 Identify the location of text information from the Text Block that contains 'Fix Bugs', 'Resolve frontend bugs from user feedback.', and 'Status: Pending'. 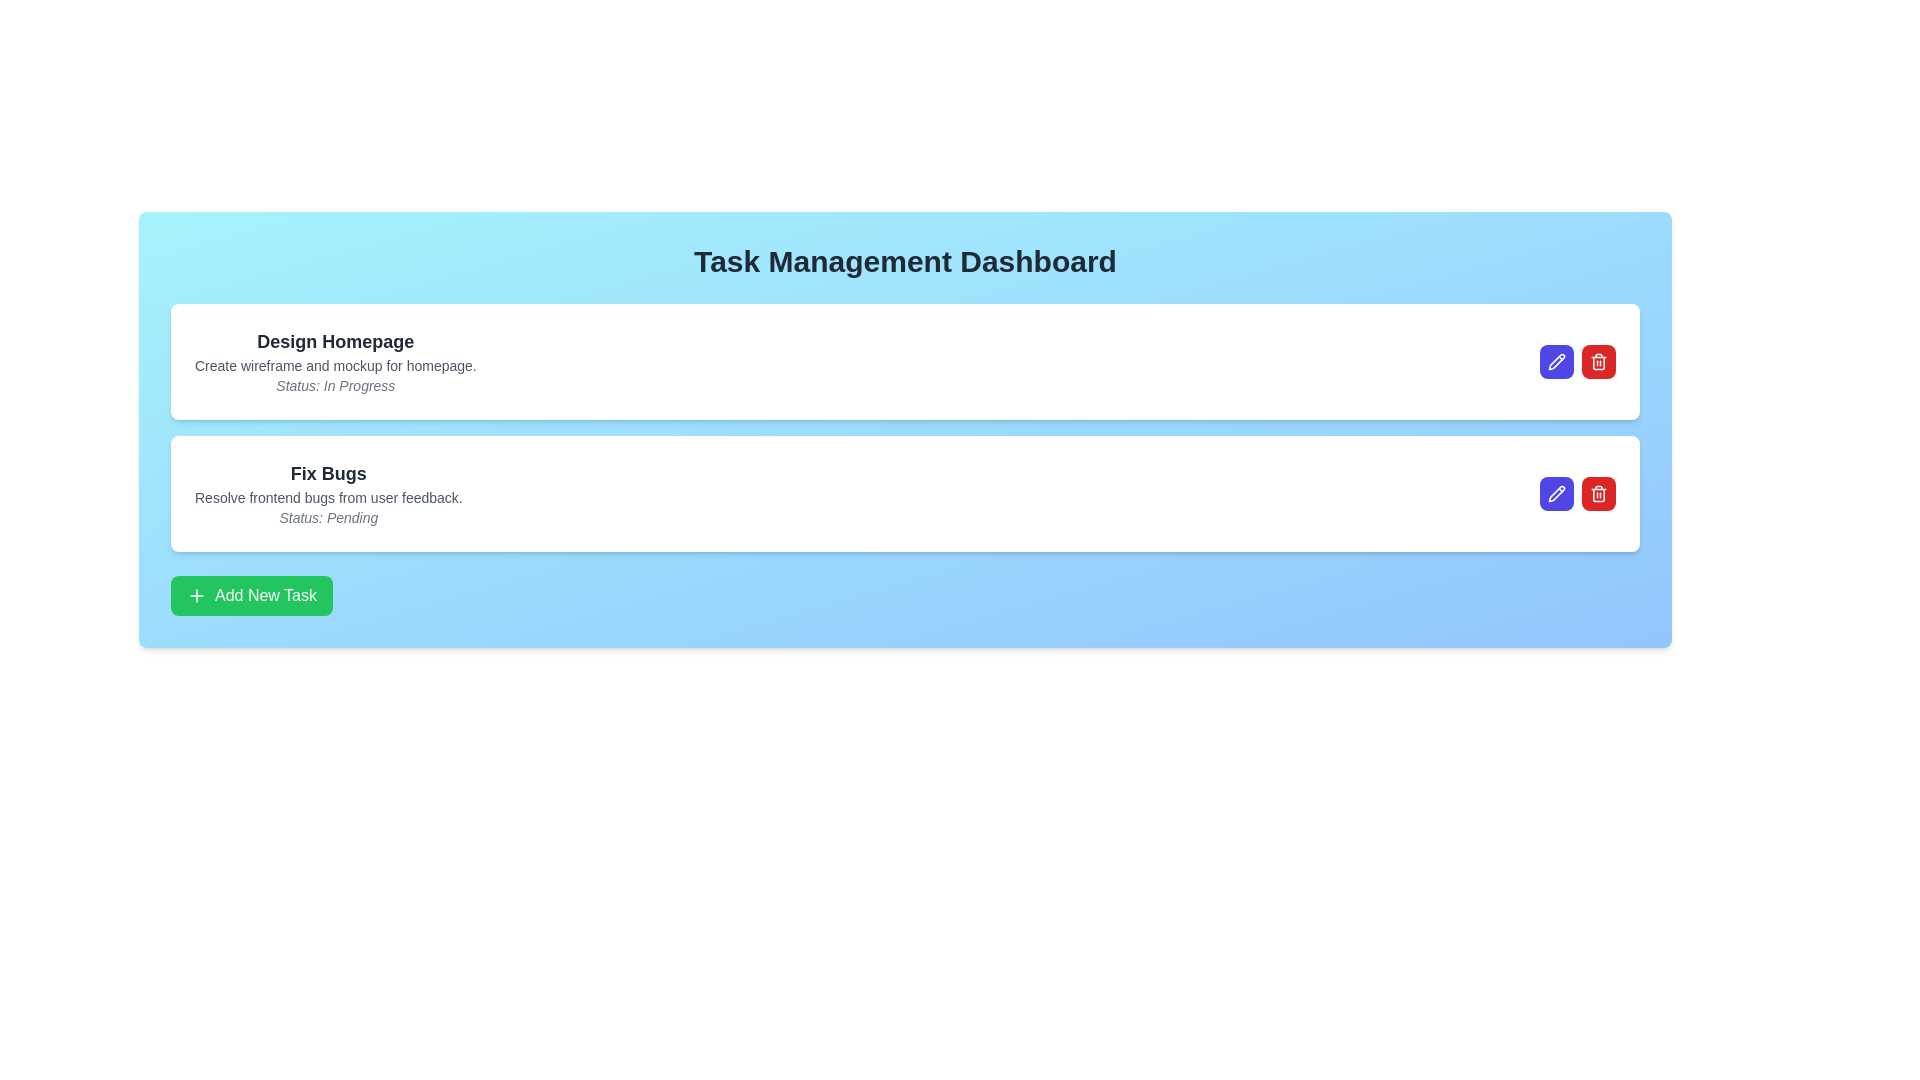
(328, 493).